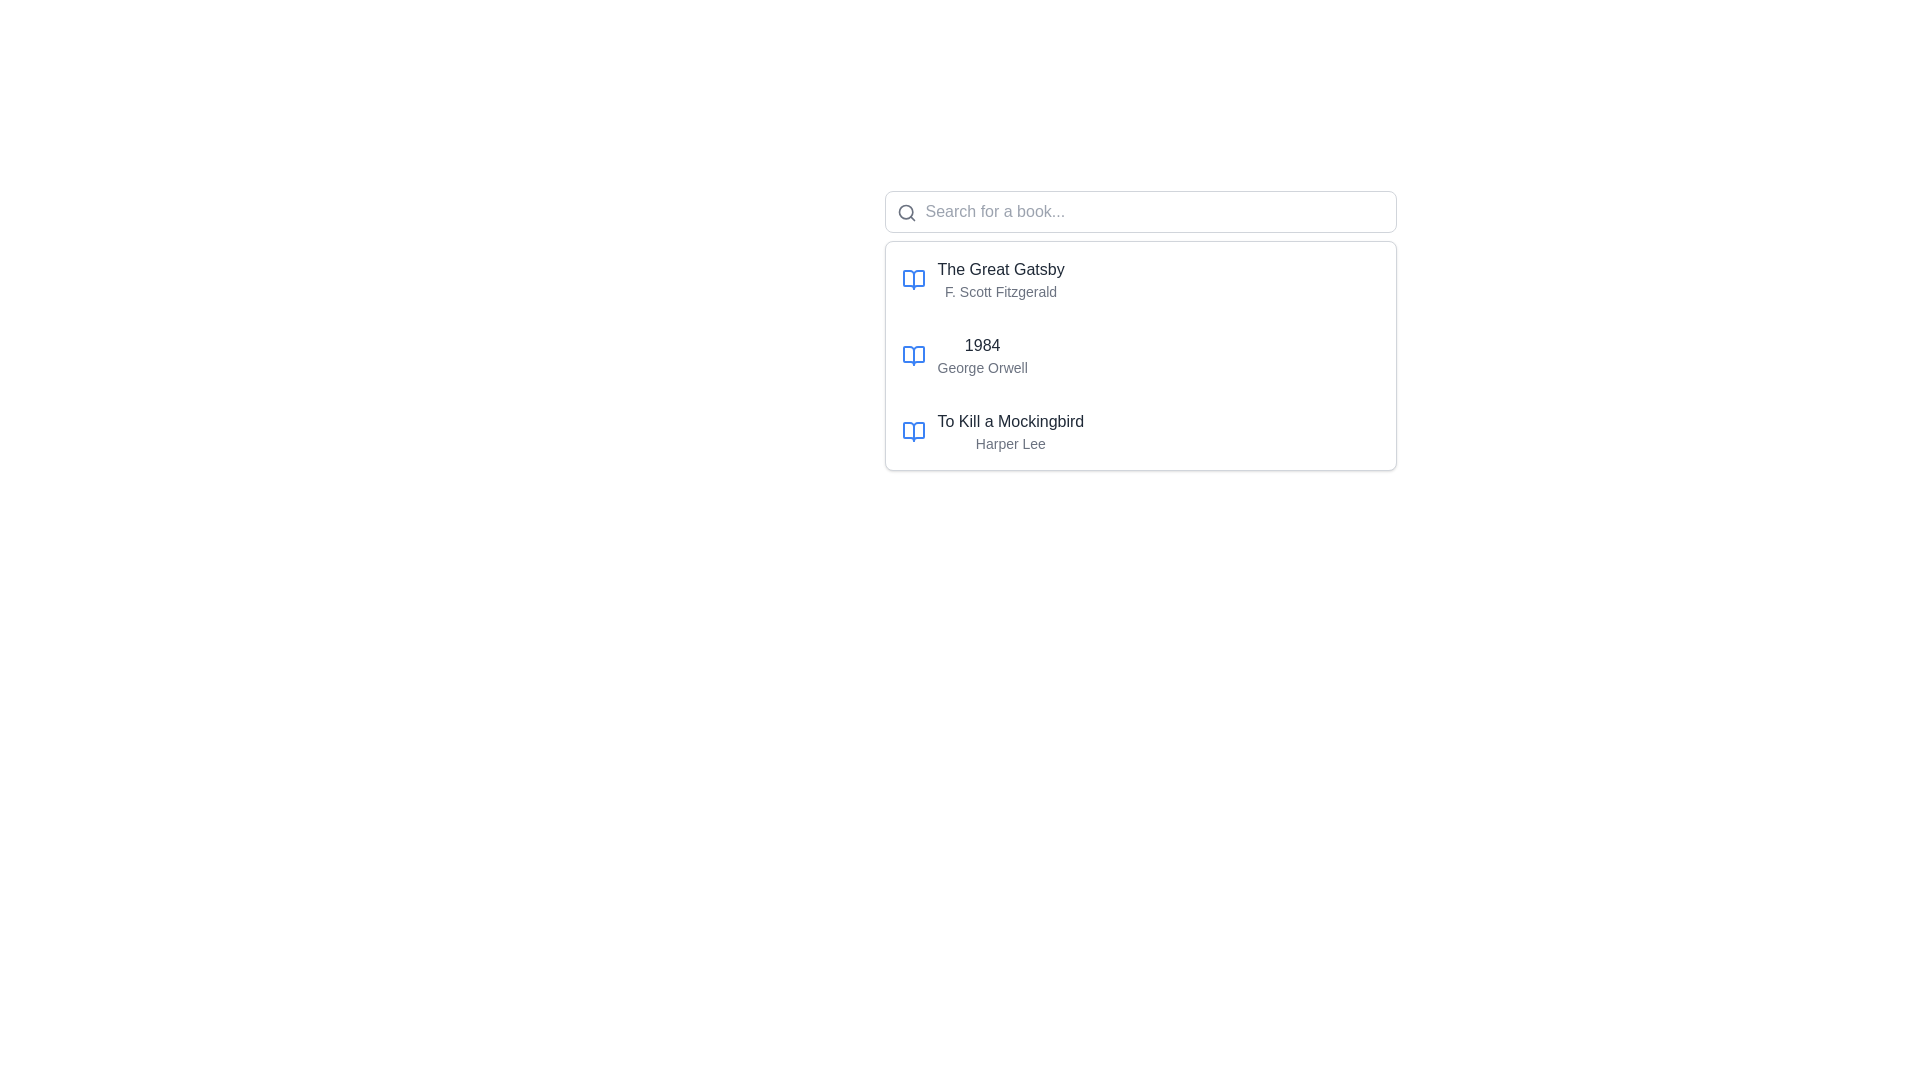 Image resolution: width=1920 pixels, height=1080 pixels. Describe the element at coordinates (912, 431) in the screenshot. I see `the book icon for 'To Kill a Mockingbird' by Harper Lee, which is positioned to the left of the title in the third entry of the book list` at that location.